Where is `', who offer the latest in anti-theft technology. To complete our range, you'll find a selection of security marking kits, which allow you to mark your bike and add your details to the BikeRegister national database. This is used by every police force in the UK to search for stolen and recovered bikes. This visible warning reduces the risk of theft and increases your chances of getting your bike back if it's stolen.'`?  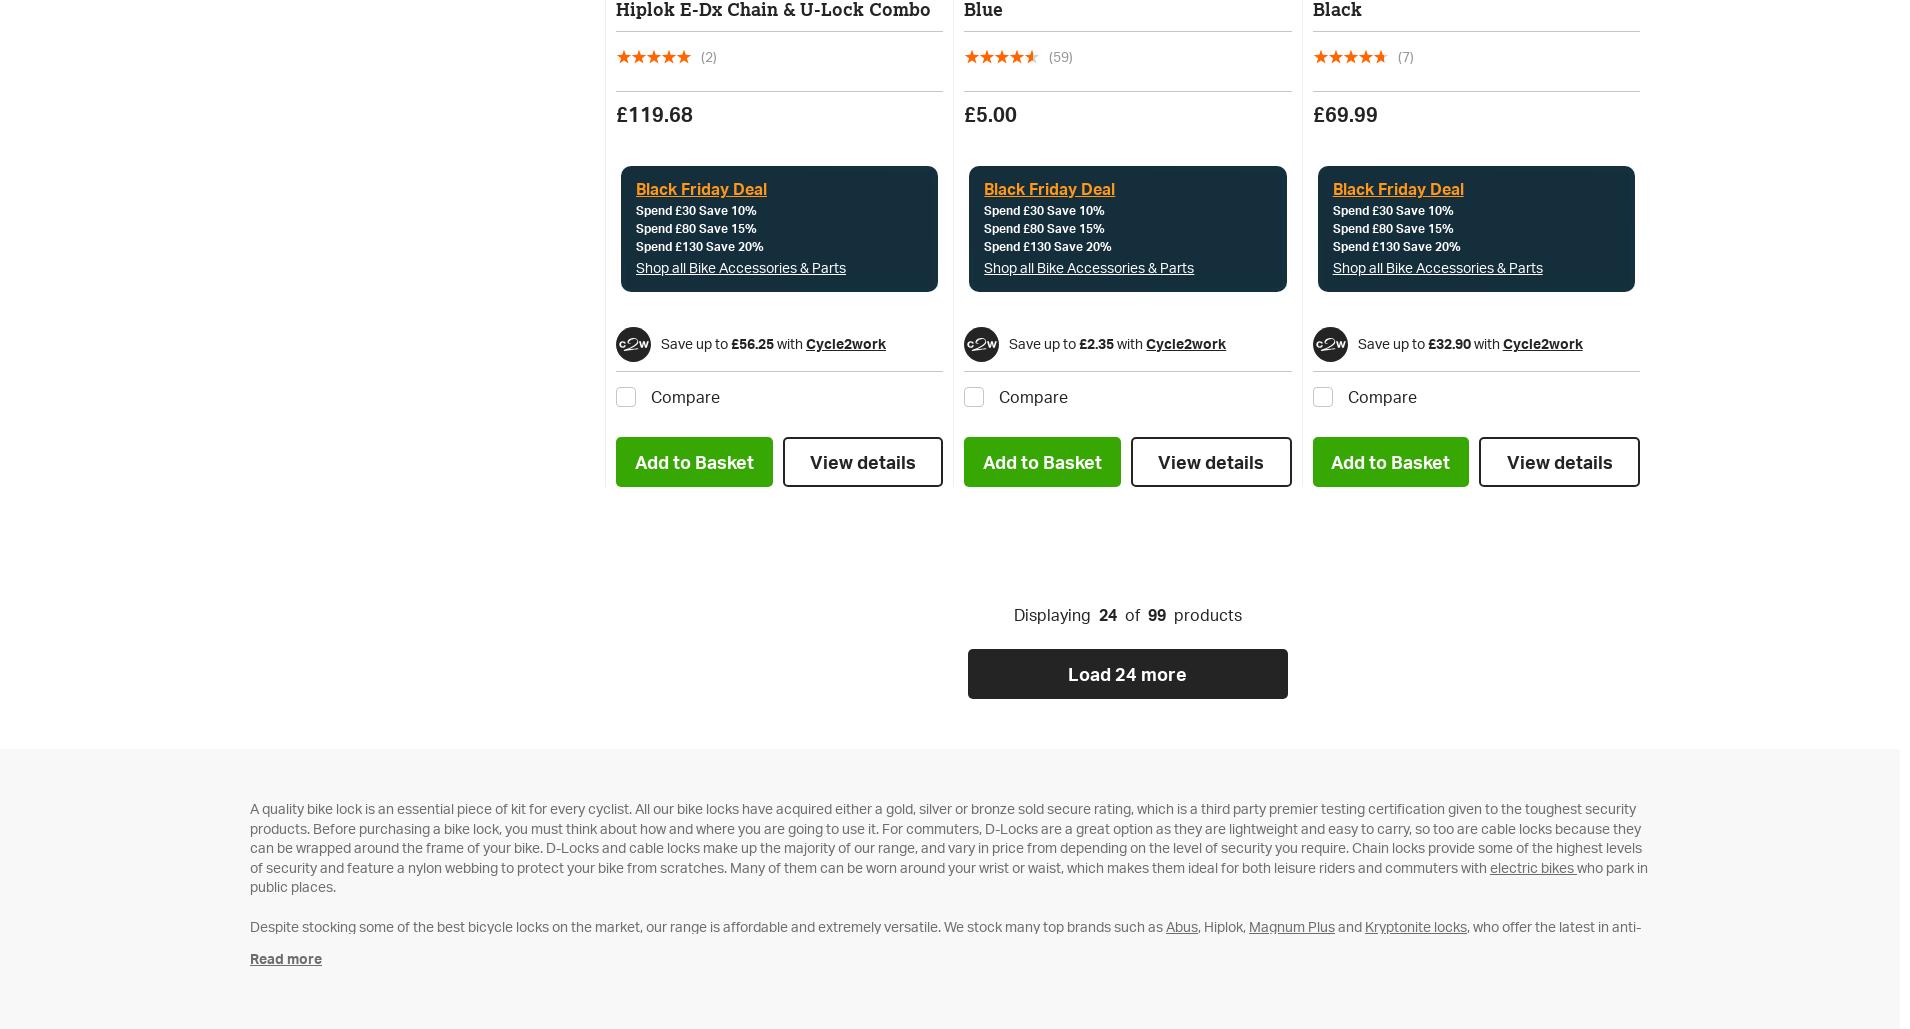
', who offer the latest in anti-theft technology. To complete our range, you'll find a selection of security marking kits, which allow you to mark your bike and add your details to the BikeRegister national database. This is used by every police force in the UK to search for stolen and recovered bikes. This visible warning reduces the risk of theft and increases your chances of getting your bike back if it's stolen.' is located at coordinates (250, 945).